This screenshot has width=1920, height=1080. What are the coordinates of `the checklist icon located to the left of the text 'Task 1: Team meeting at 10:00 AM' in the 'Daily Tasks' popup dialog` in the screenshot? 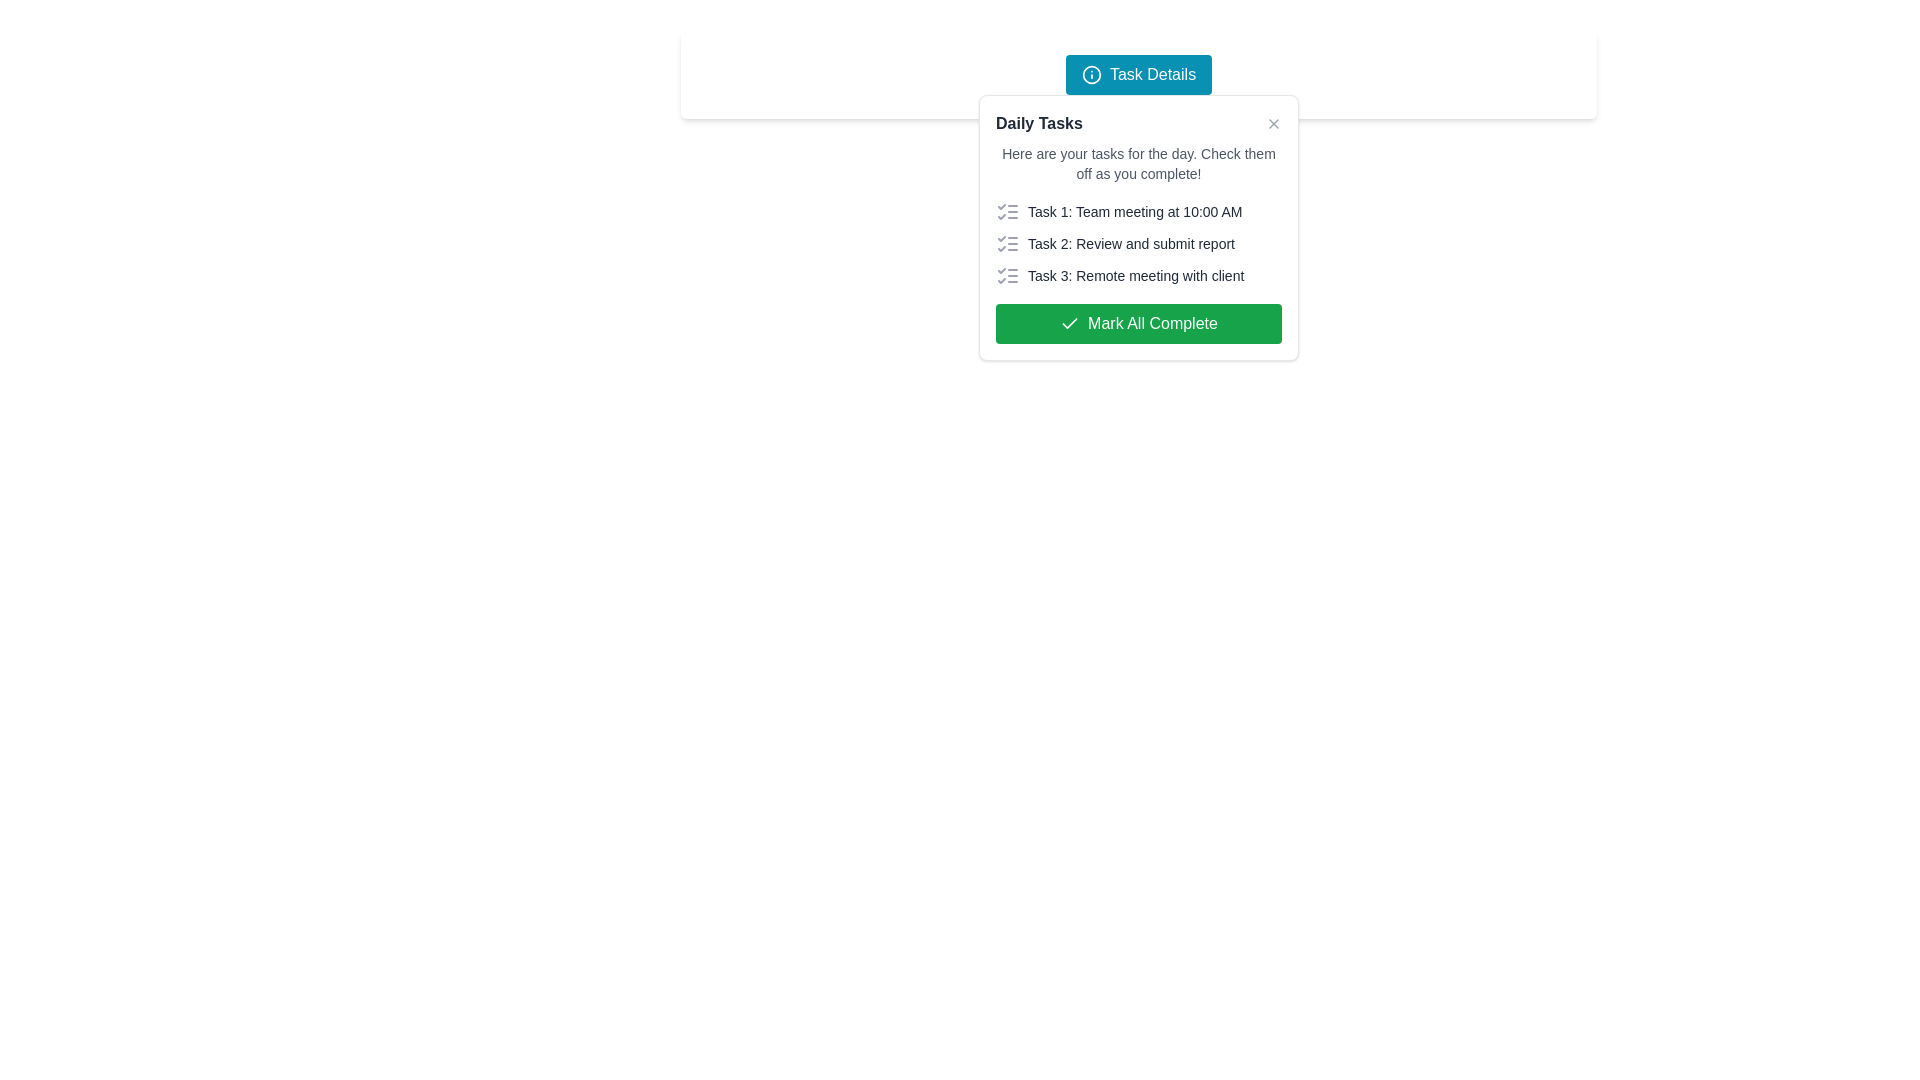 It's located at (1008, 212).